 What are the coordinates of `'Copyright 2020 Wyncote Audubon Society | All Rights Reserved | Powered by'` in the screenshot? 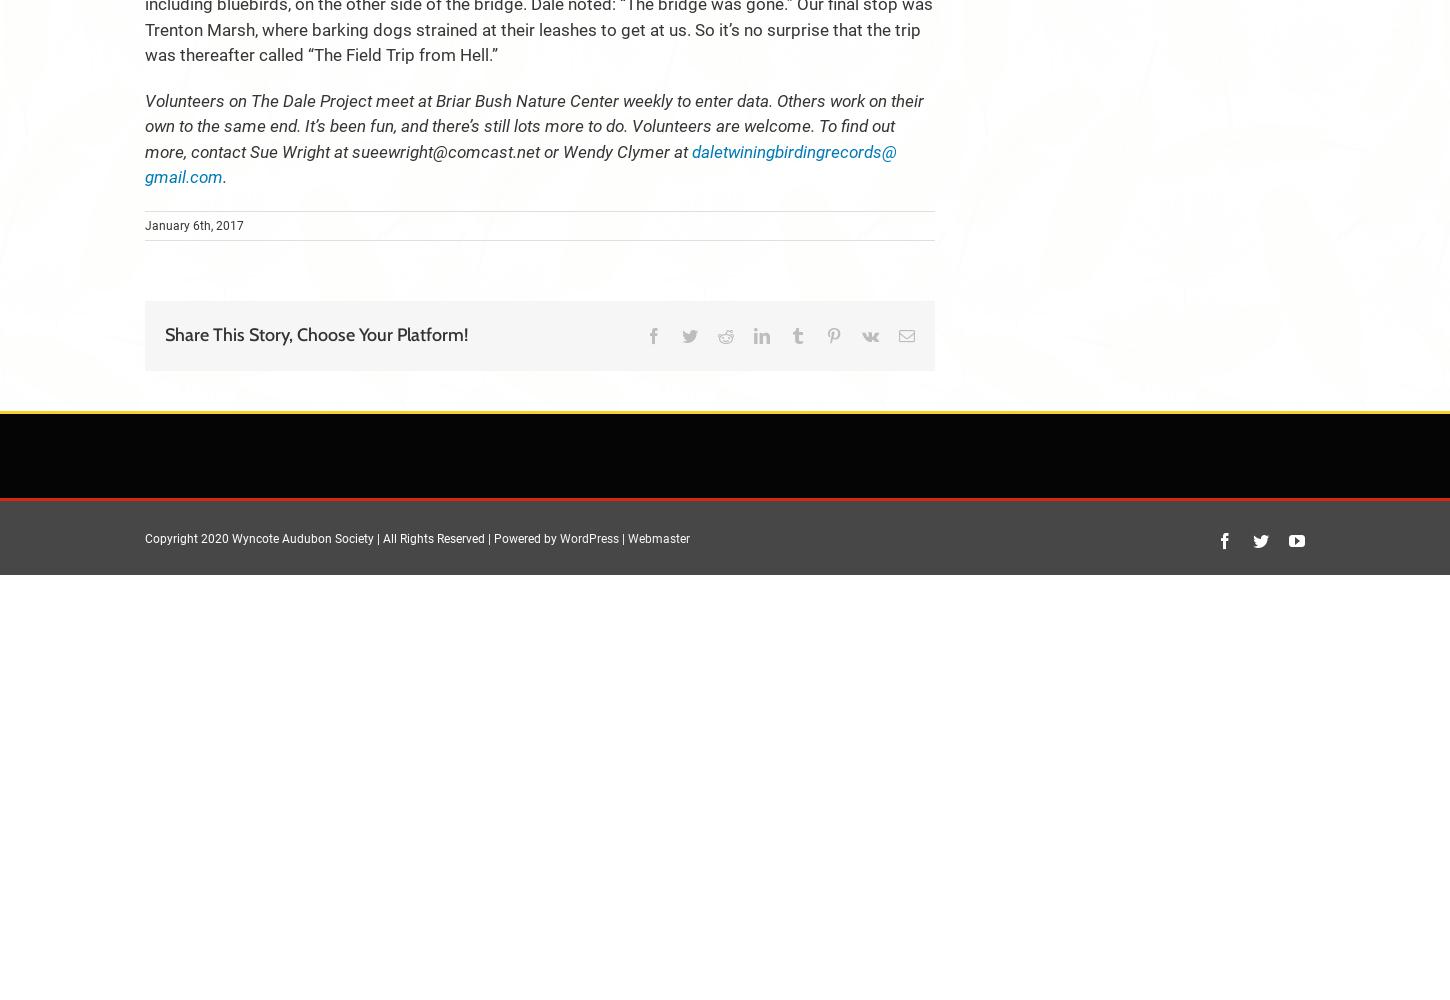 It's located at (144, 538).